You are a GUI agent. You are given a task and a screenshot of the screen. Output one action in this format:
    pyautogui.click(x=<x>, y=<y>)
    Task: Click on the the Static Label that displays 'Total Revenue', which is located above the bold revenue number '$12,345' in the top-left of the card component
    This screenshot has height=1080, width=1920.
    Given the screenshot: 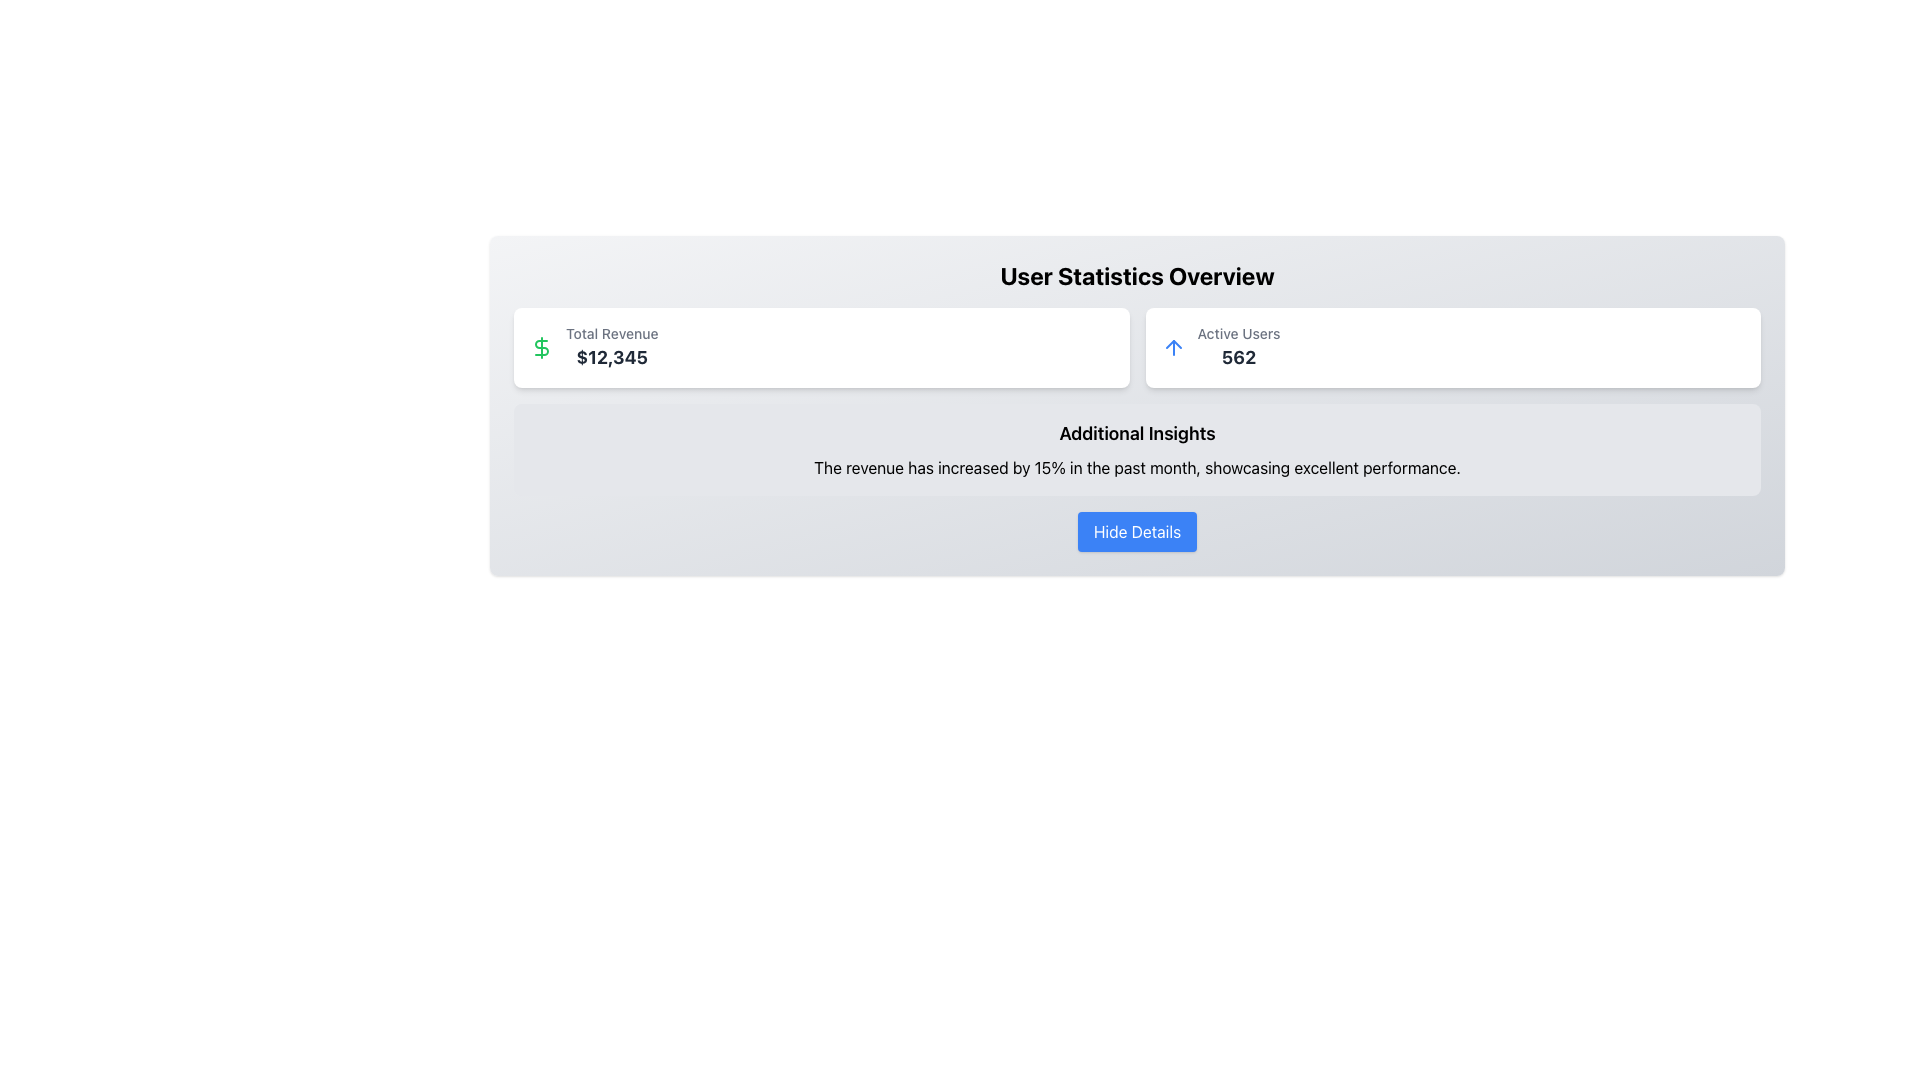 What is the action you would take?
    pyautogui.click(x=611, y=333)
    